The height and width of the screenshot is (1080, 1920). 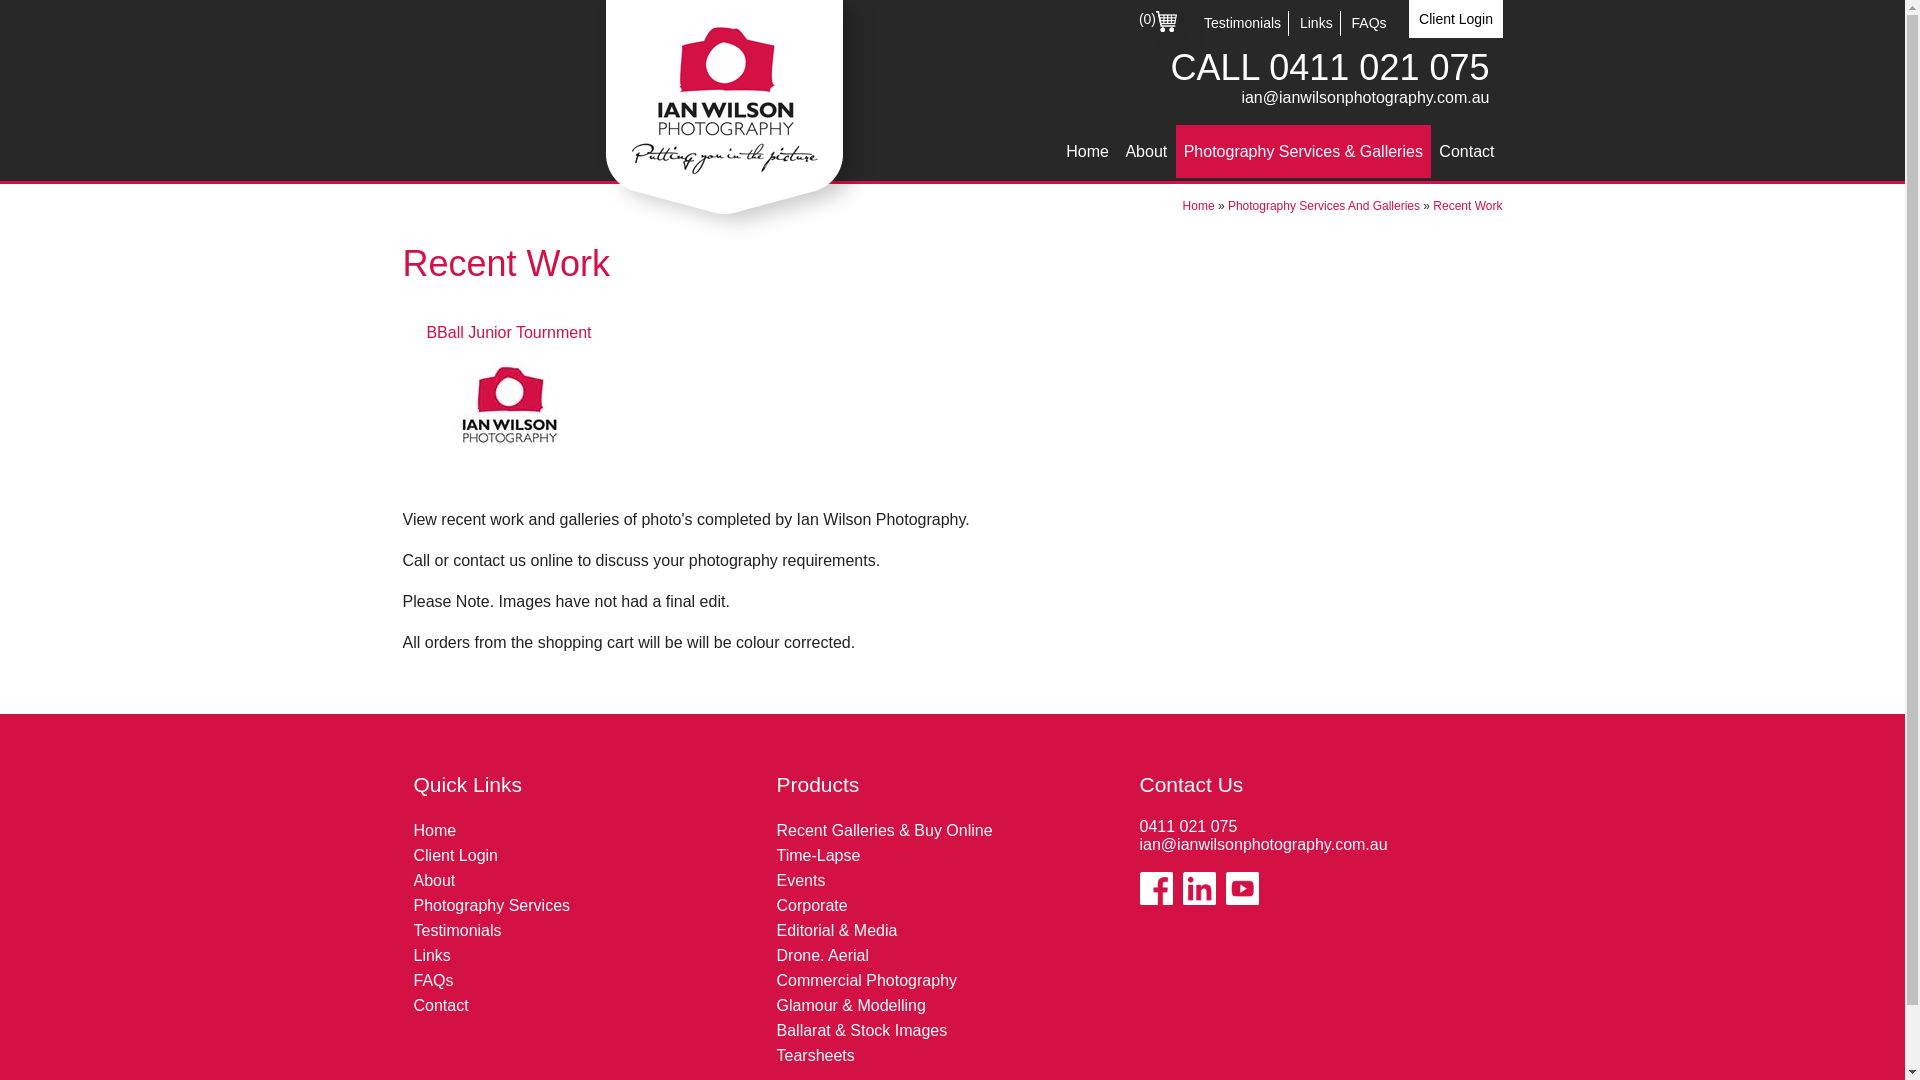 What do you see at coordinates (866, 979) in the screenshot?
I see `'Commercial Photography'` at bounding box center [866, 979].